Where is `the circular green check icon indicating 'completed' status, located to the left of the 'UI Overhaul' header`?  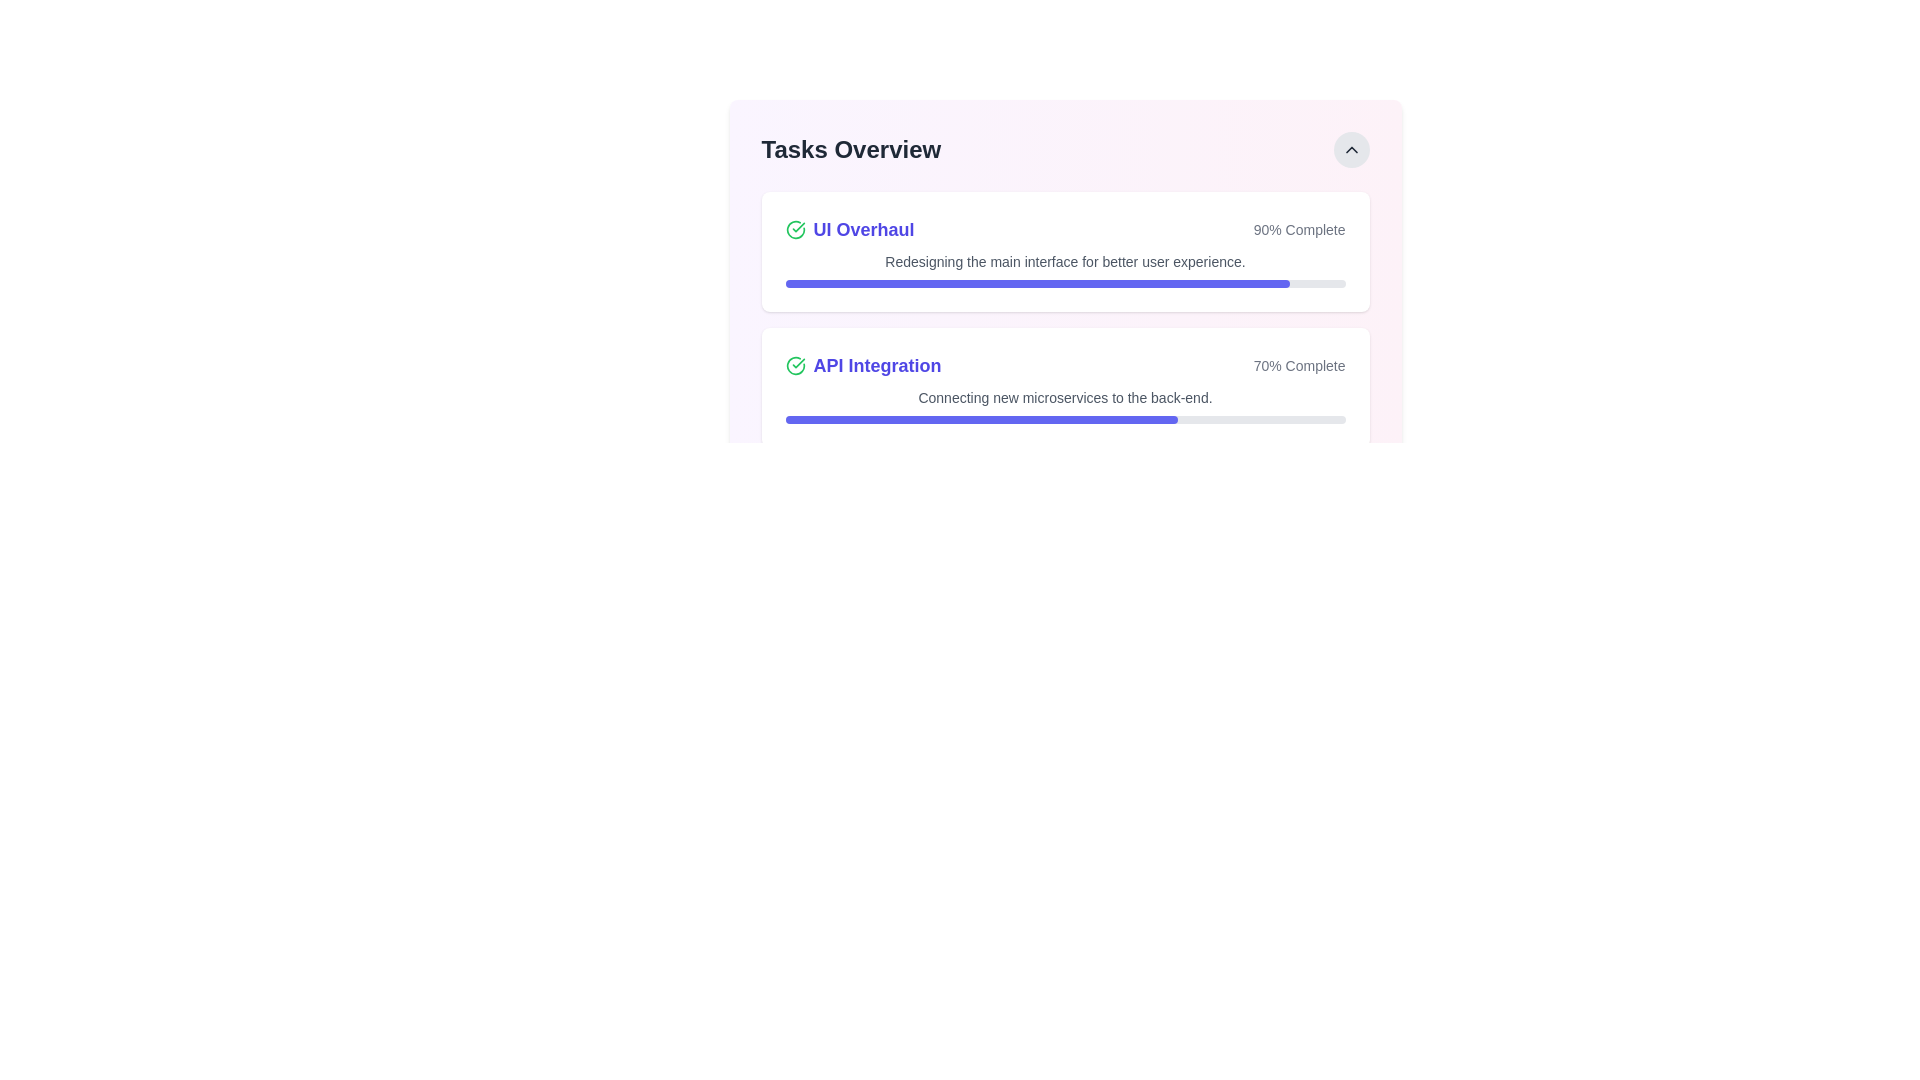 the circular green check icon indicating 'completed' status, located to the left of the 'UI Overhaul' header is located at coordinates (794, 229).